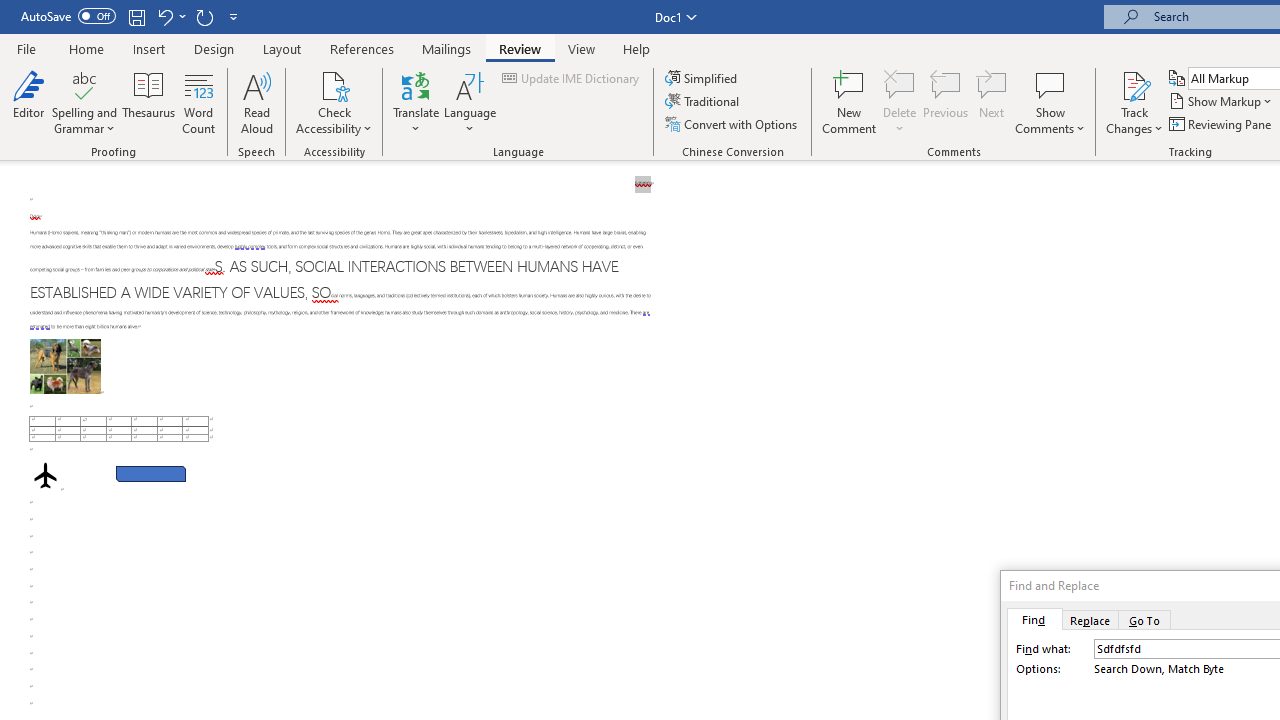 The image size is (1280, 720). What do you see at coordinates (334, 84) in the screenshot?
I see `'Check Accessibility'` at bounding box center [334, 84].